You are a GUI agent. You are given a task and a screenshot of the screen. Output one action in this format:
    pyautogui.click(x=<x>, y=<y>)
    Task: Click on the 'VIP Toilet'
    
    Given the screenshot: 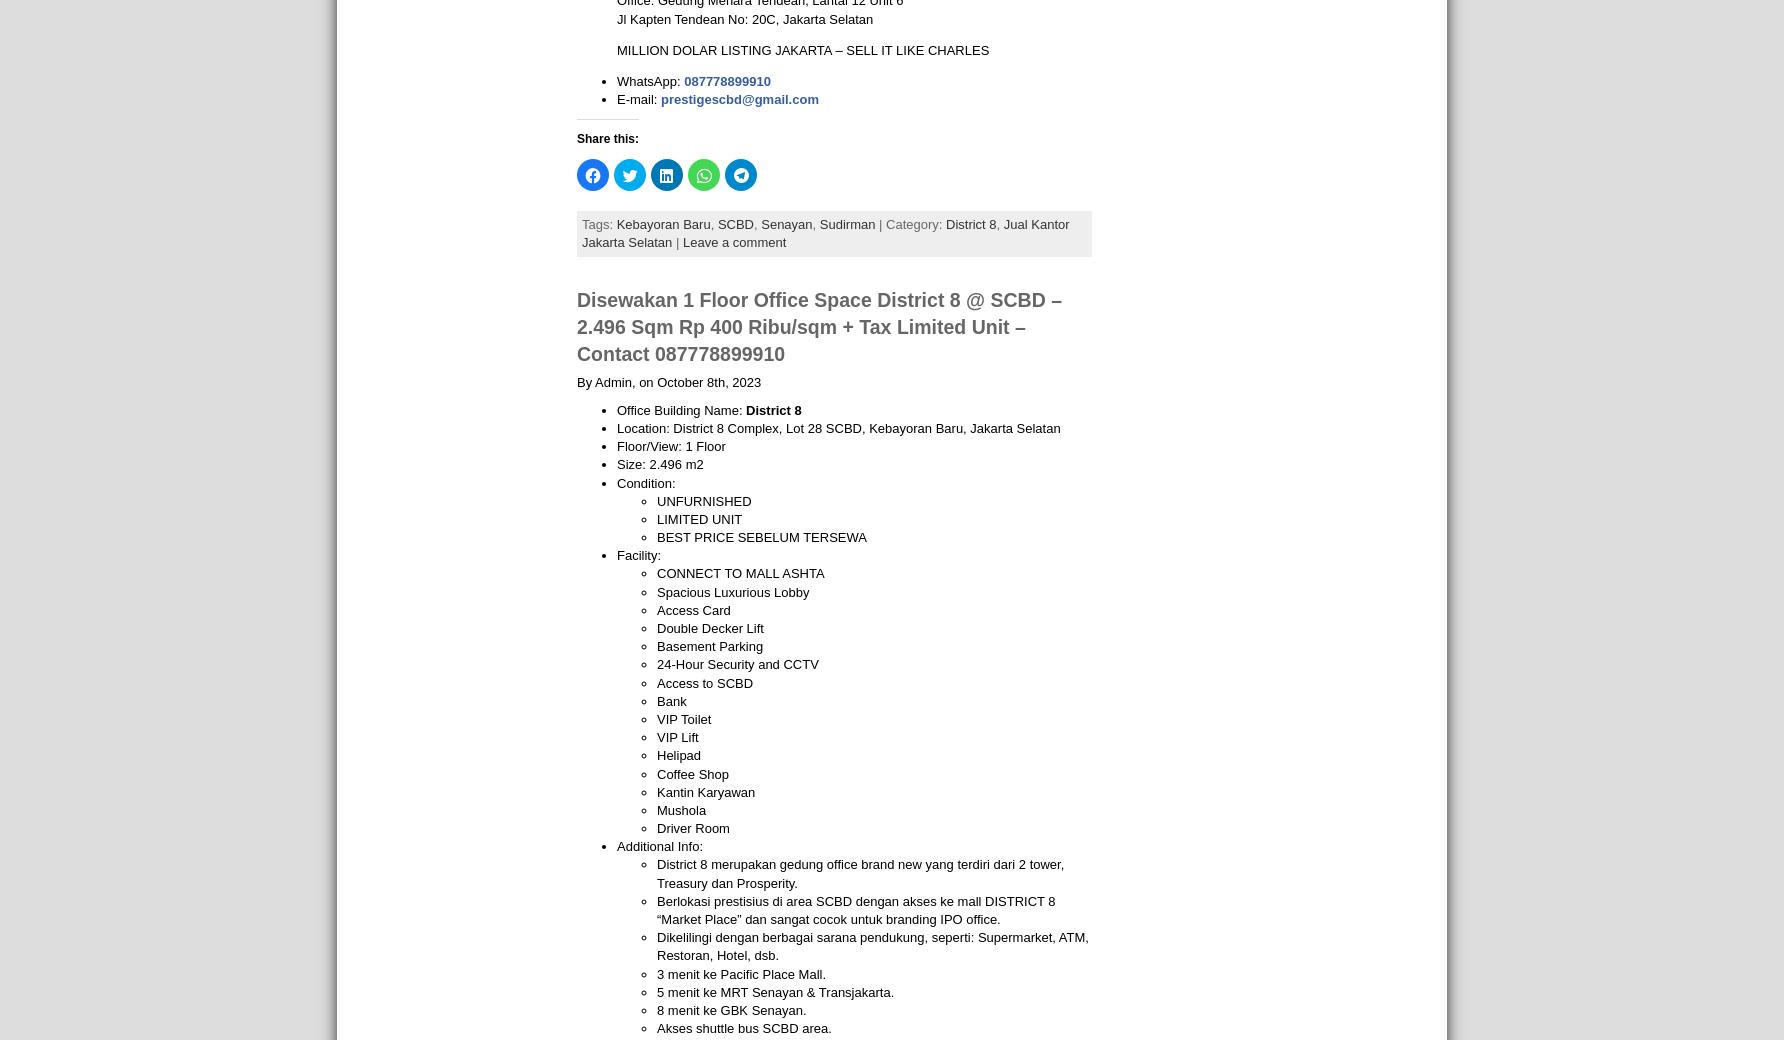 What is the action you would take?
    pyautogui.click(x=683, y=718)
    